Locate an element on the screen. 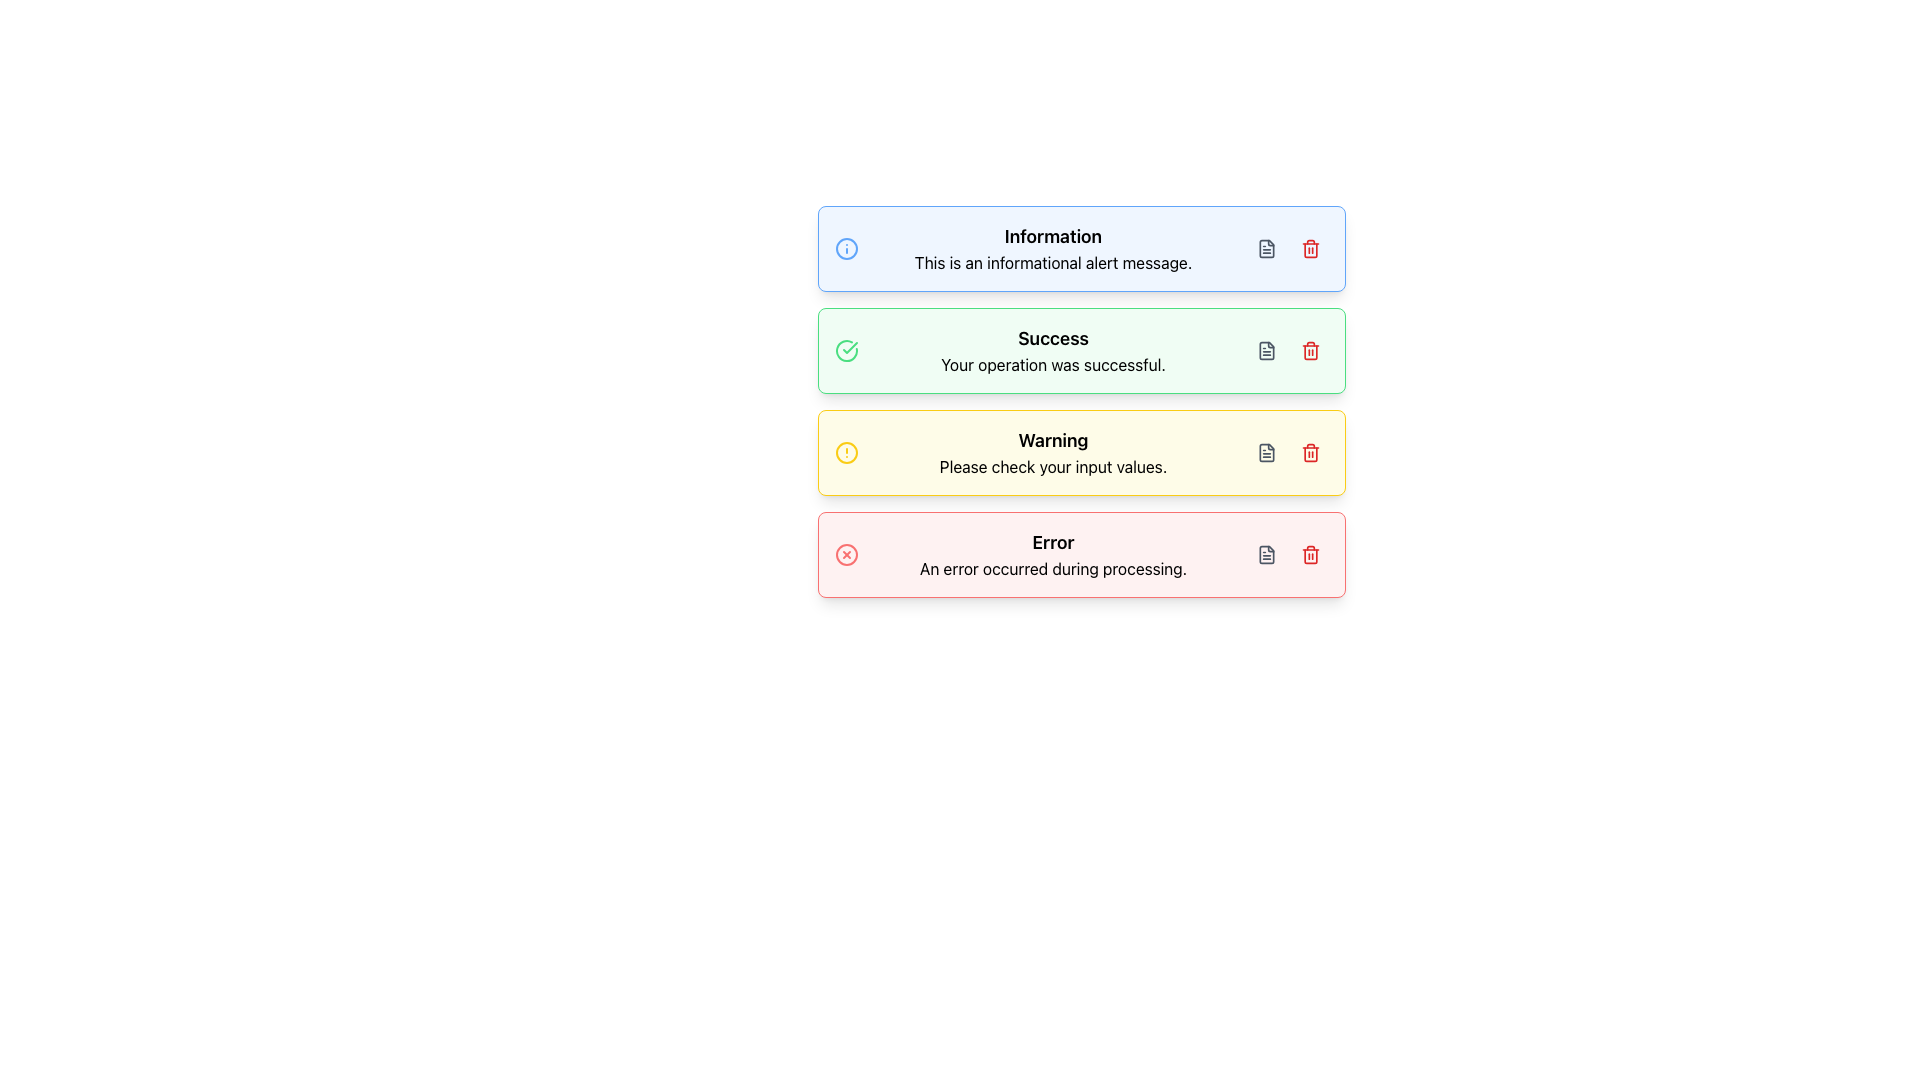 Image resolution: width=1920 pixels, height=1080 pixels. the static text UI component that reads 'Please check your input values.' within the warning alert box, which is styled in black font on a white background and is the second line of text in the notification is located at coordinates (1052, 466).